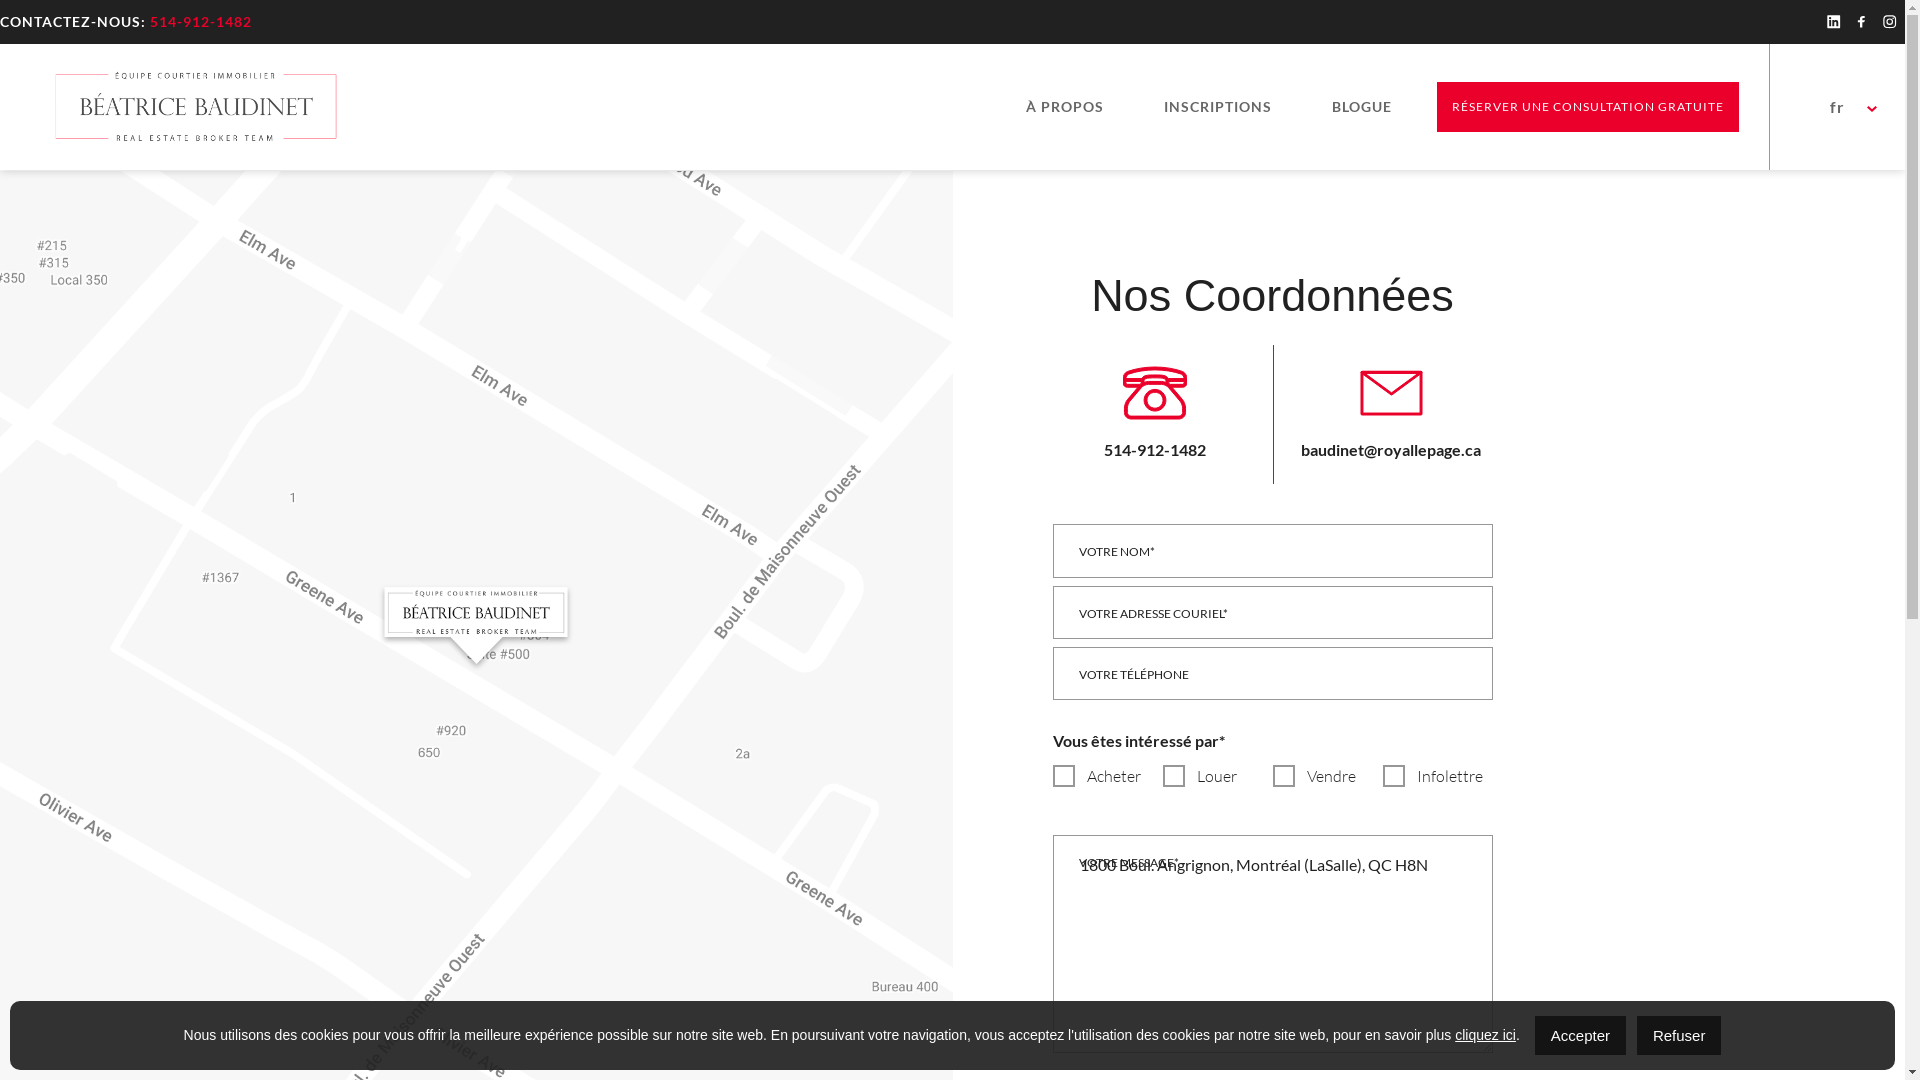 The width and height of the screenshot is (1920, 1080). What do you see at coordinates (1316, 107) in the screenshot?
I see `'BLOGUE'` at bounding box center [1316, 107].